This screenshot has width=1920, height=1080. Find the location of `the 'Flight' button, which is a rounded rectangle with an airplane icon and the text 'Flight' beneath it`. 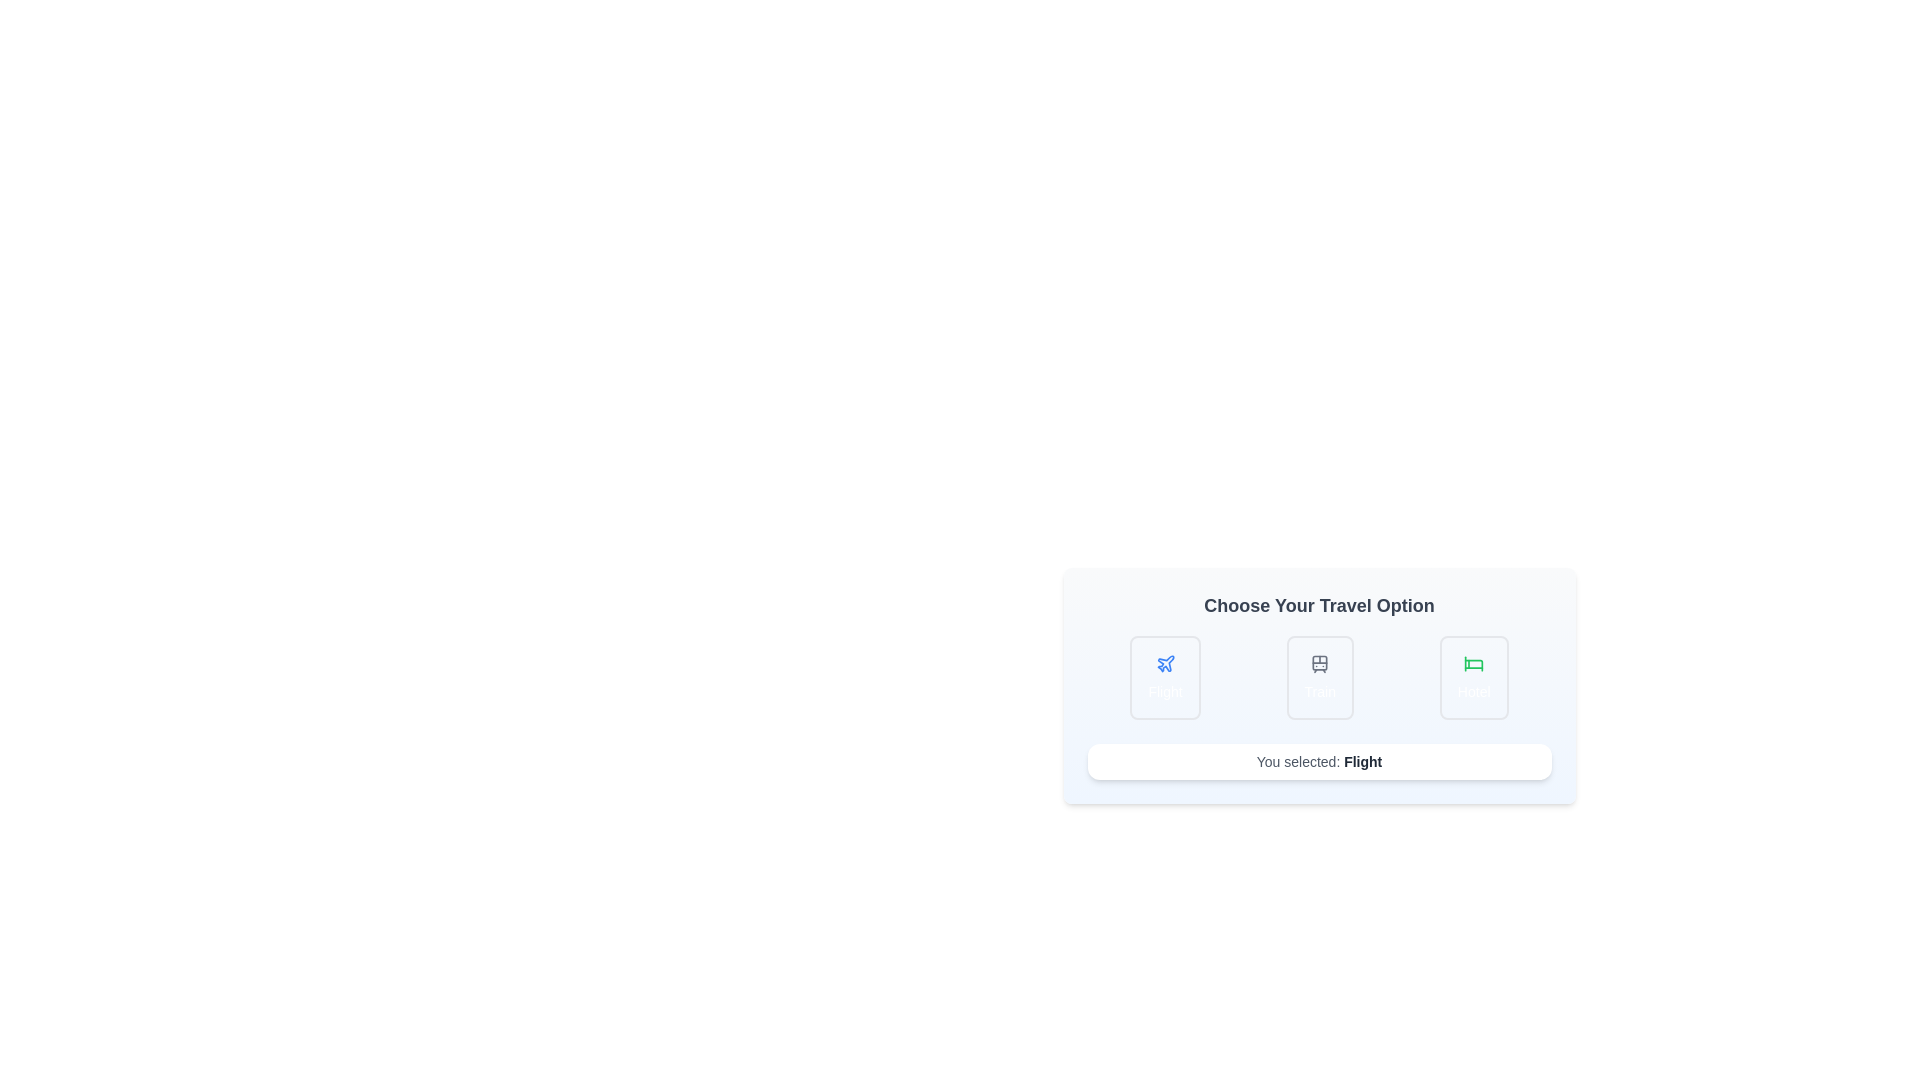

the 'Flight' button, which is a rounded rectangle with an airplane icon and the text 'Flight' beneath it is located at coordinates (1165, 677).